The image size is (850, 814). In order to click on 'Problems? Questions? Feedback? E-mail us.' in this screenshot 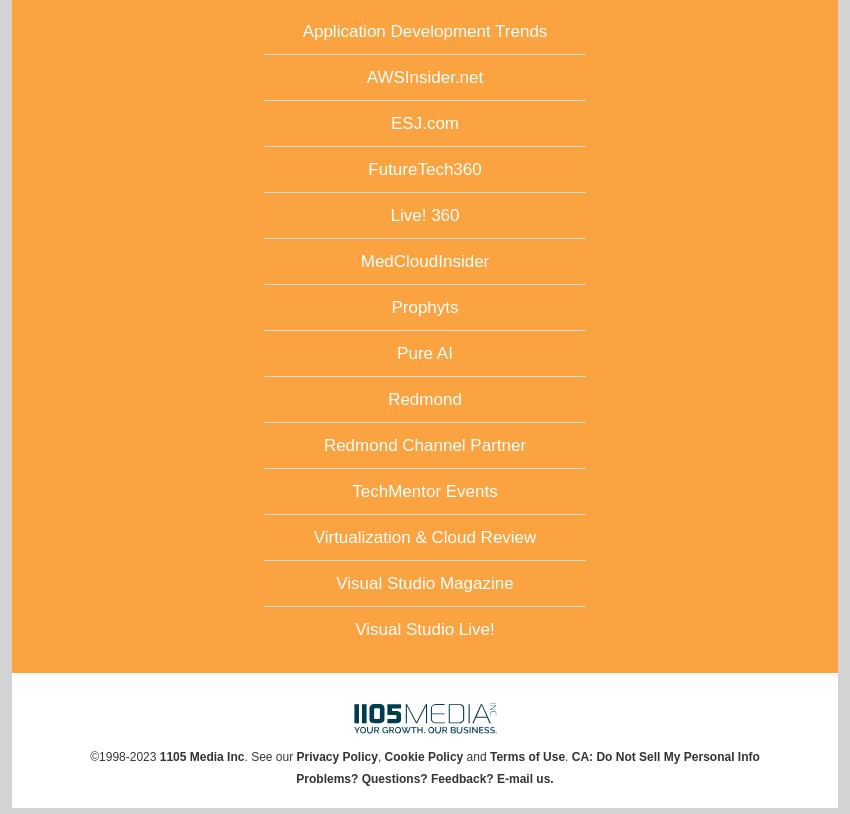, I will do `click(424, 778)`.